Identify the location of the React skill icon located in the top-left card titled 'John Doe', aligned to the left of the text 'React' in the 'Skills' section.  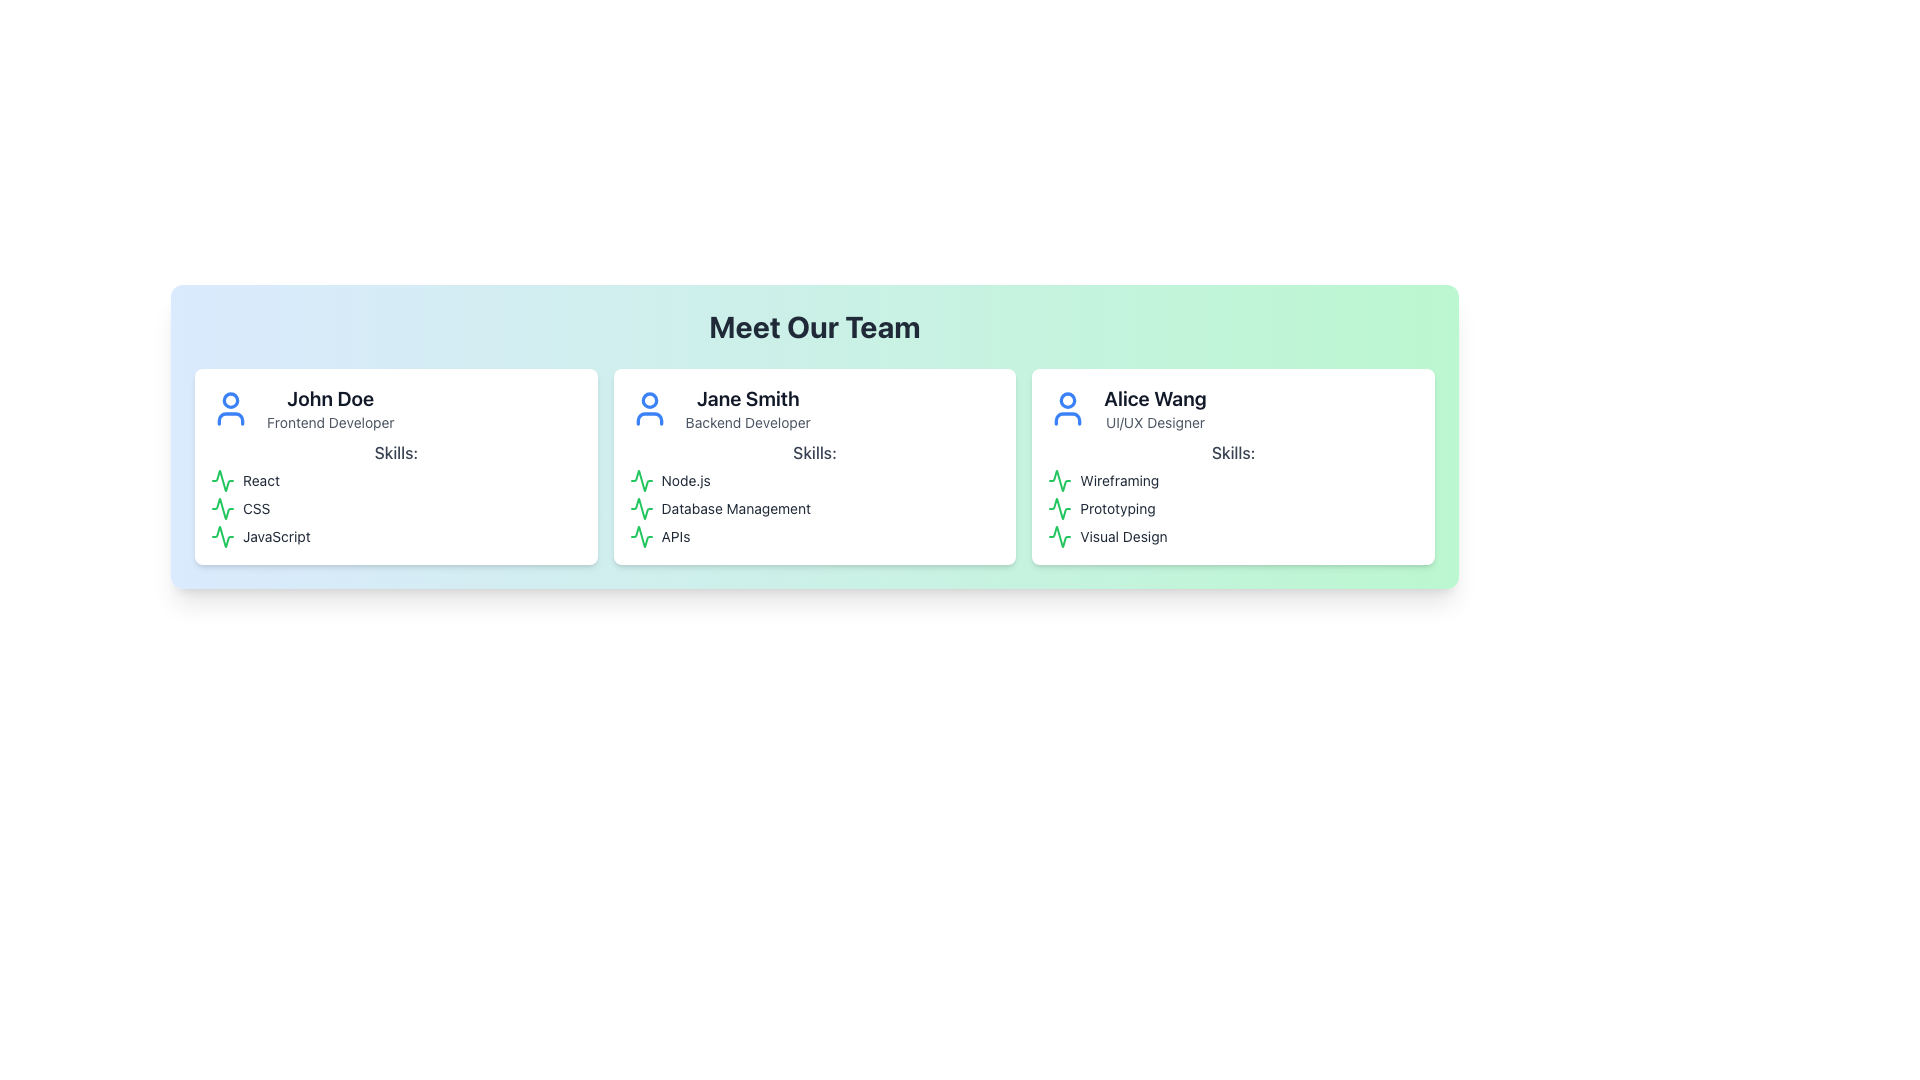
(222, 481).